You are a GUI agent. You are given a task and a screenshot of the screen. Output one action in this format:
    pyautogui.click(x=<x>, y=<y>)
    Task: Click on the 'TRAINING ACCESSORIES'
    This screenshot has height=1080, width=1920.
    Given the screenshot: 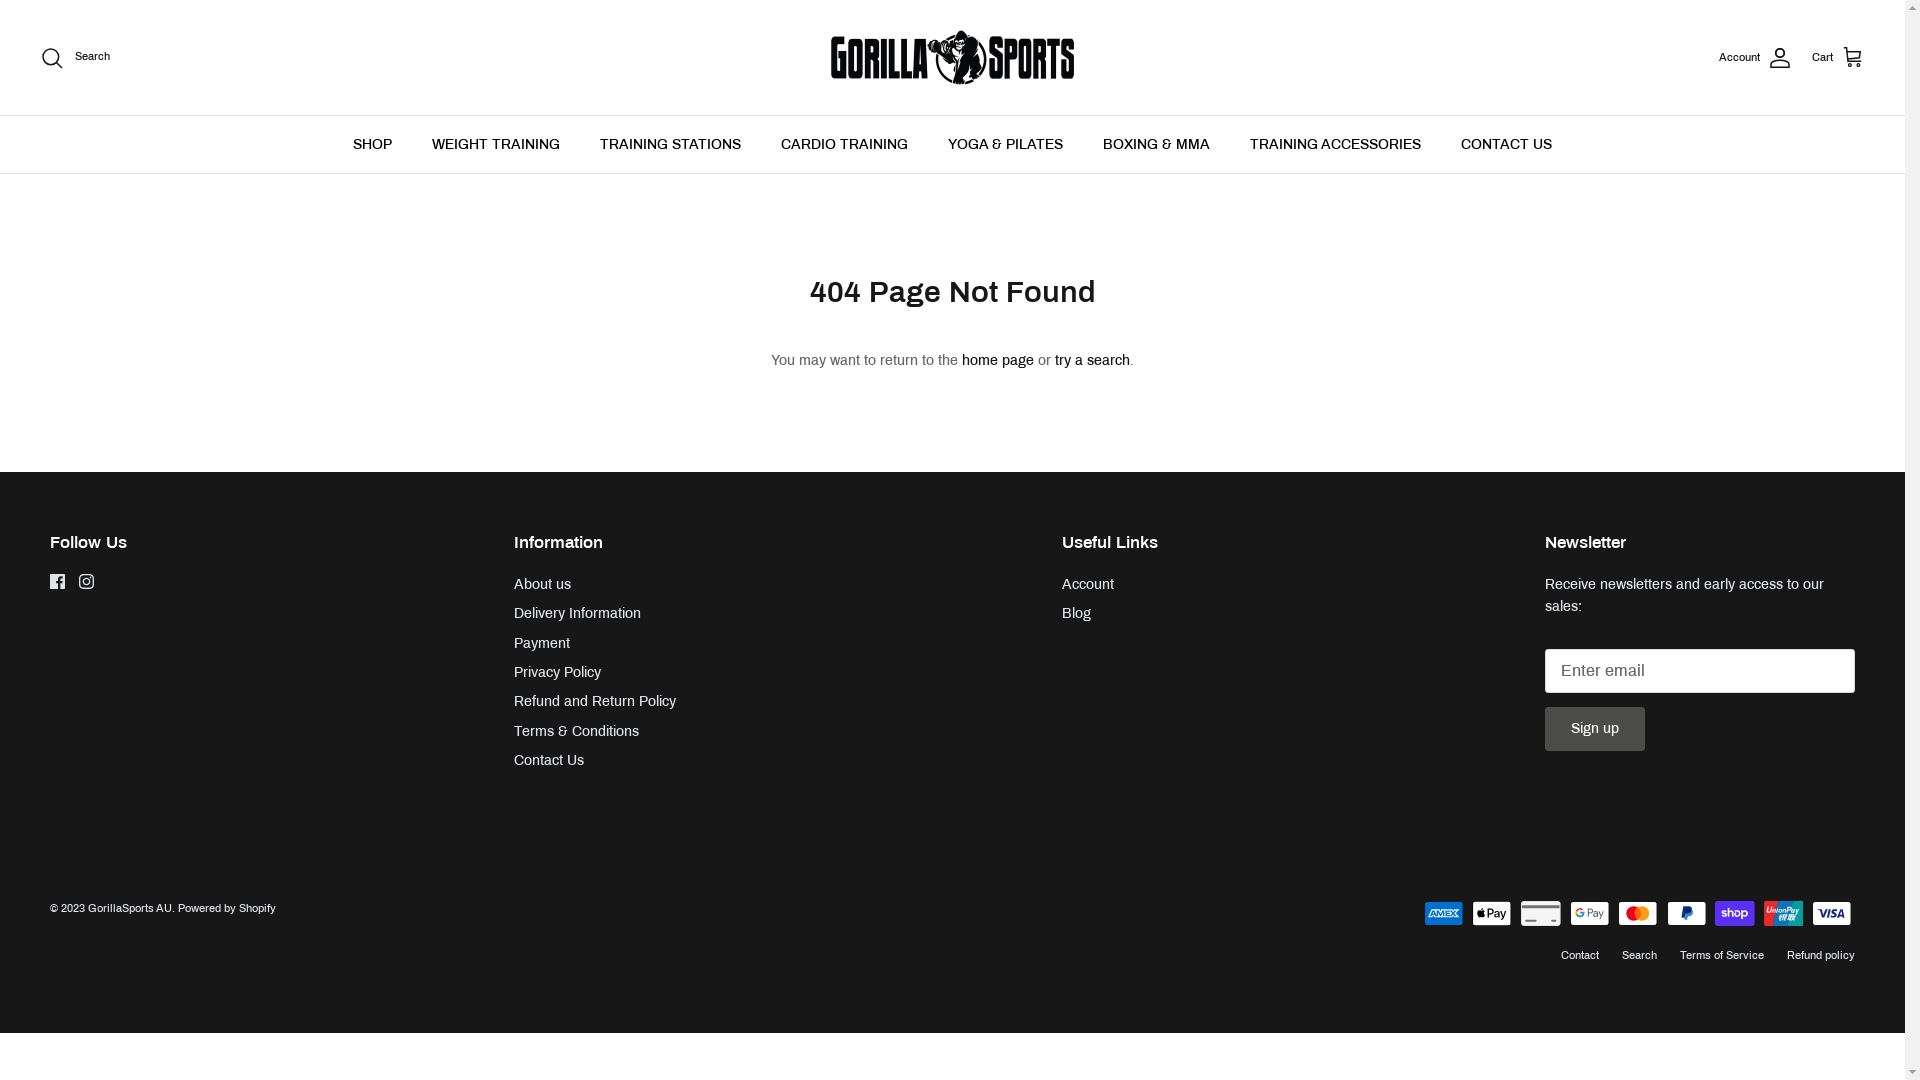 What is the action you would take?
    pyautogui.click(x=1335, y=143)
    